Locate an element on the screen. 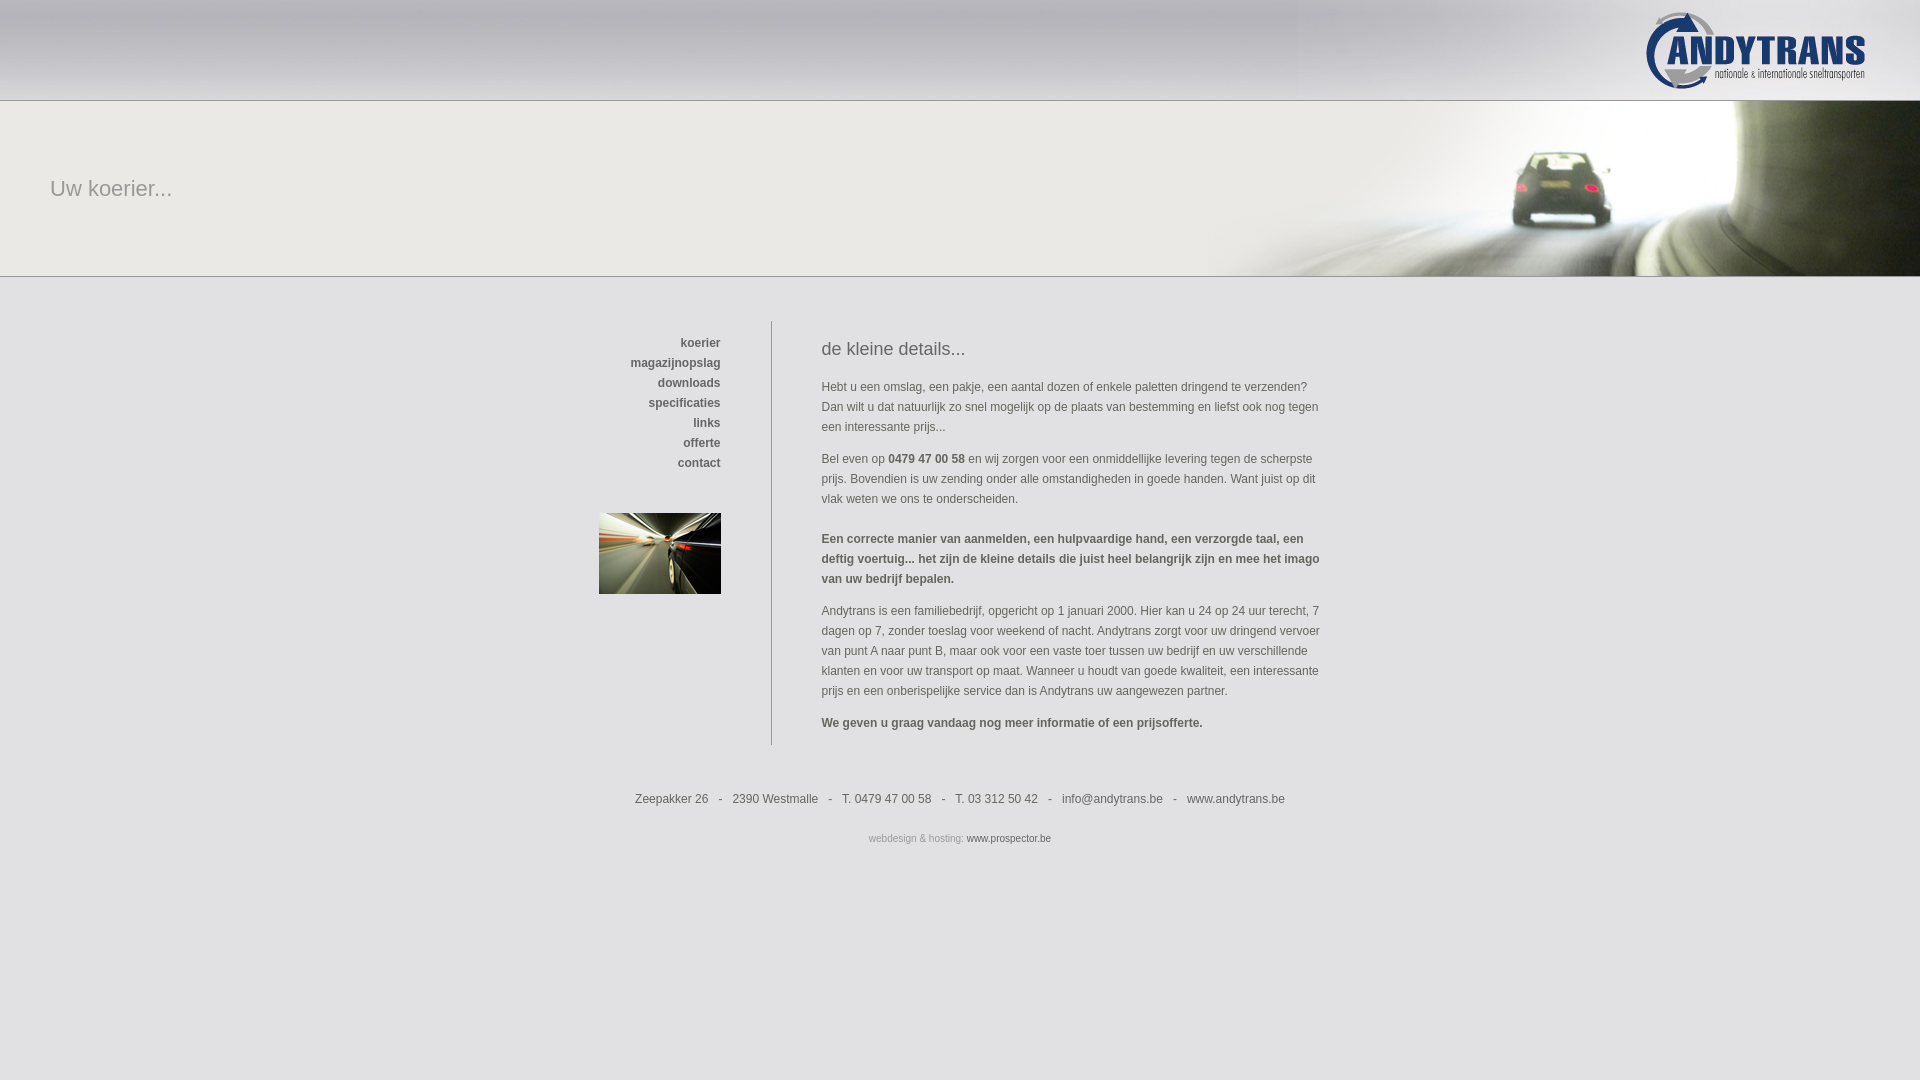 The height and width of the screenshot is (1080, 1920). 'downloads' is located at coordinates (689, 382).